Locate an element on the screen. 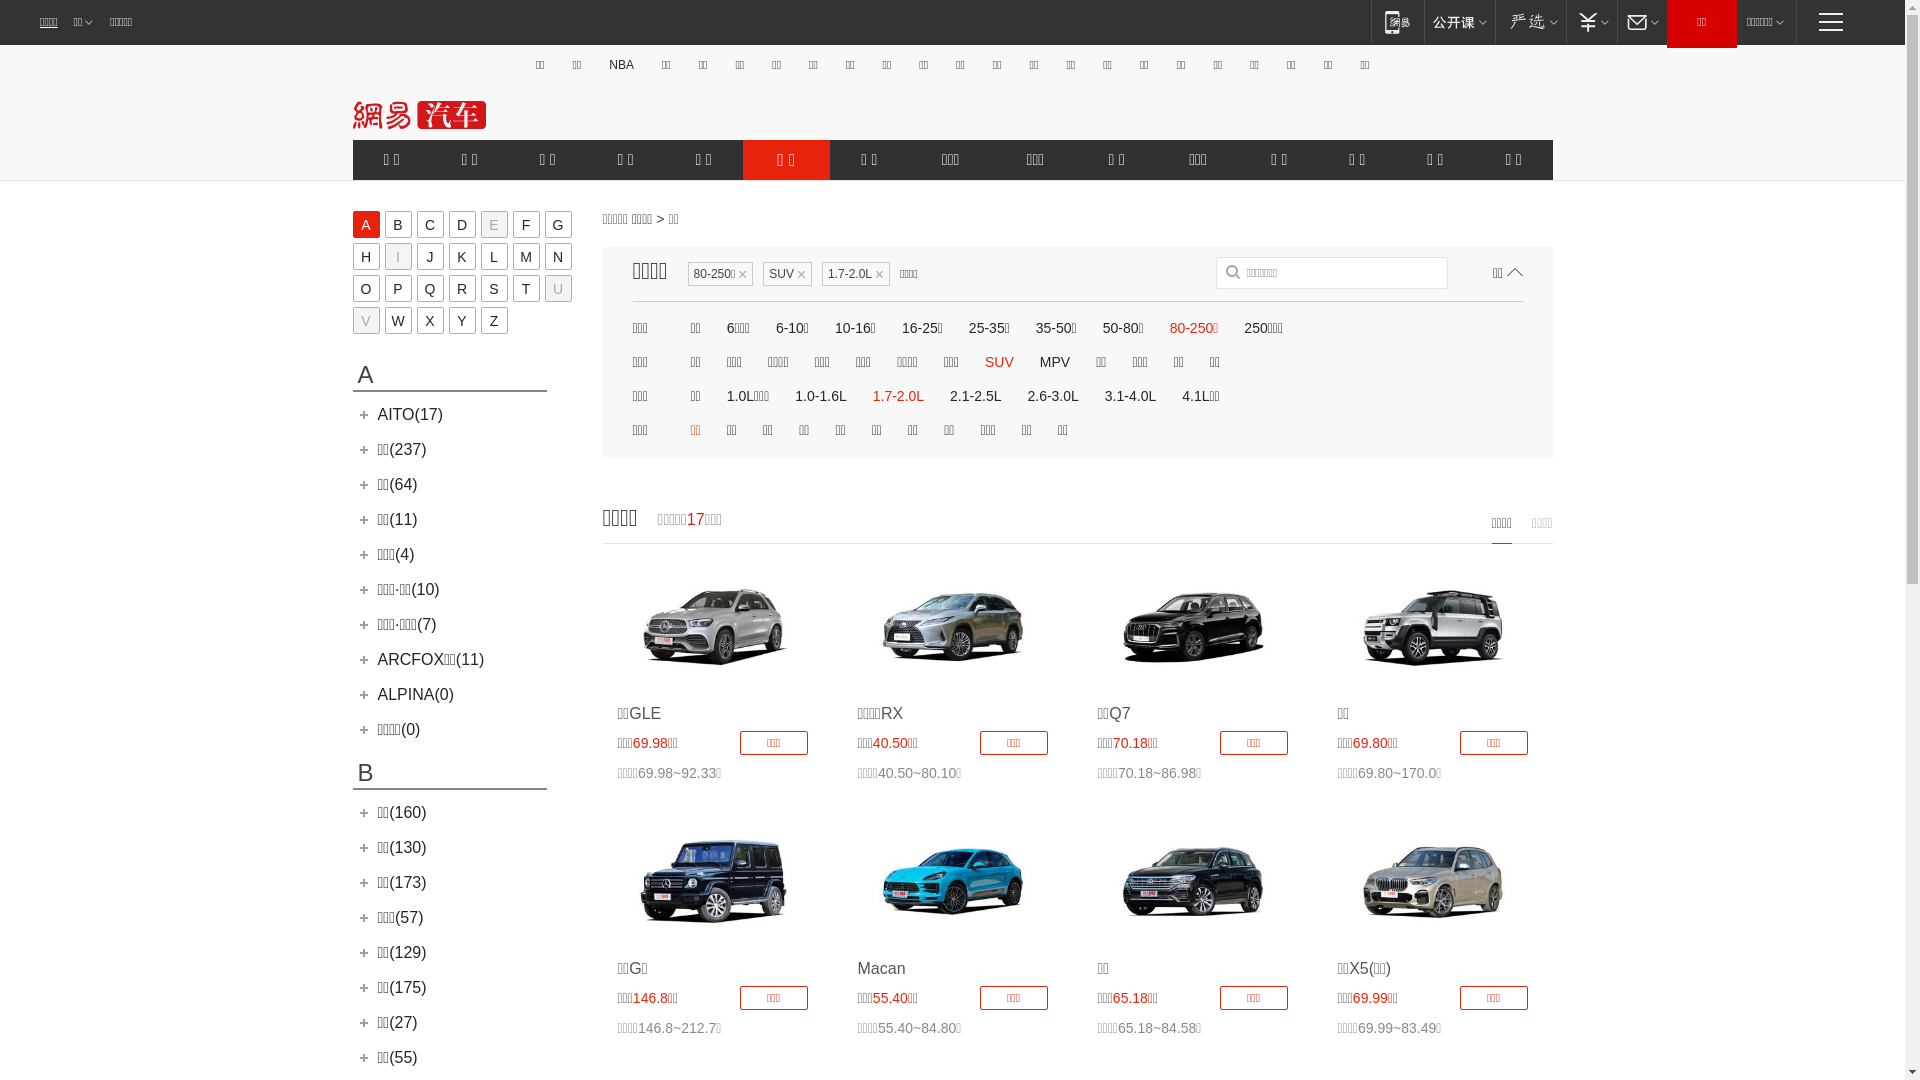  'R' is located at coordinates (460, 288).